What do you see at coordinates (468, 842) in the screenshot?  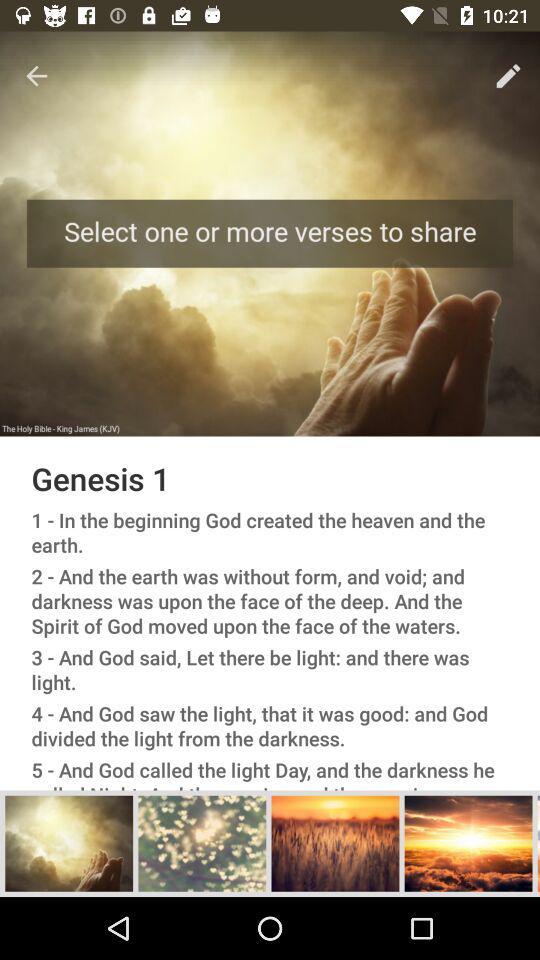 I see `it show the image` at bounding box center [468, 842].